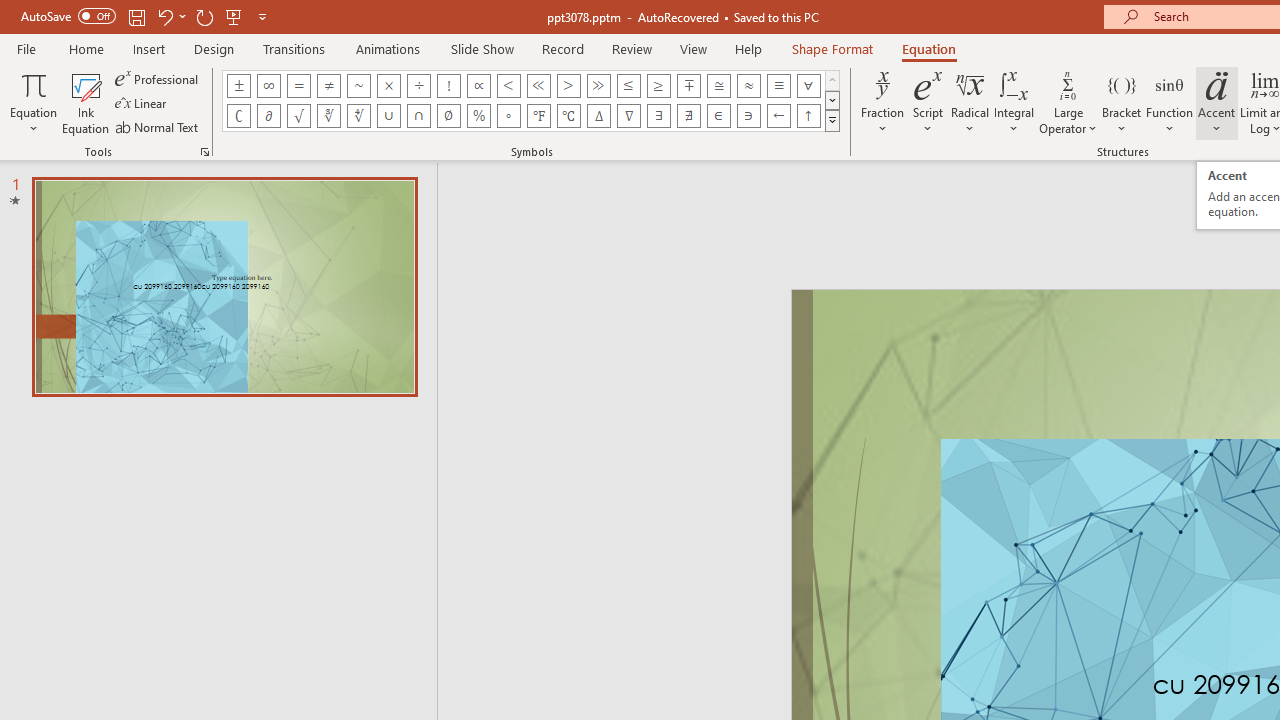  Describe the element at coordinates (598, 85) in the screenshot. I see `'Equation Symbol Much Greater Than'` at that location.